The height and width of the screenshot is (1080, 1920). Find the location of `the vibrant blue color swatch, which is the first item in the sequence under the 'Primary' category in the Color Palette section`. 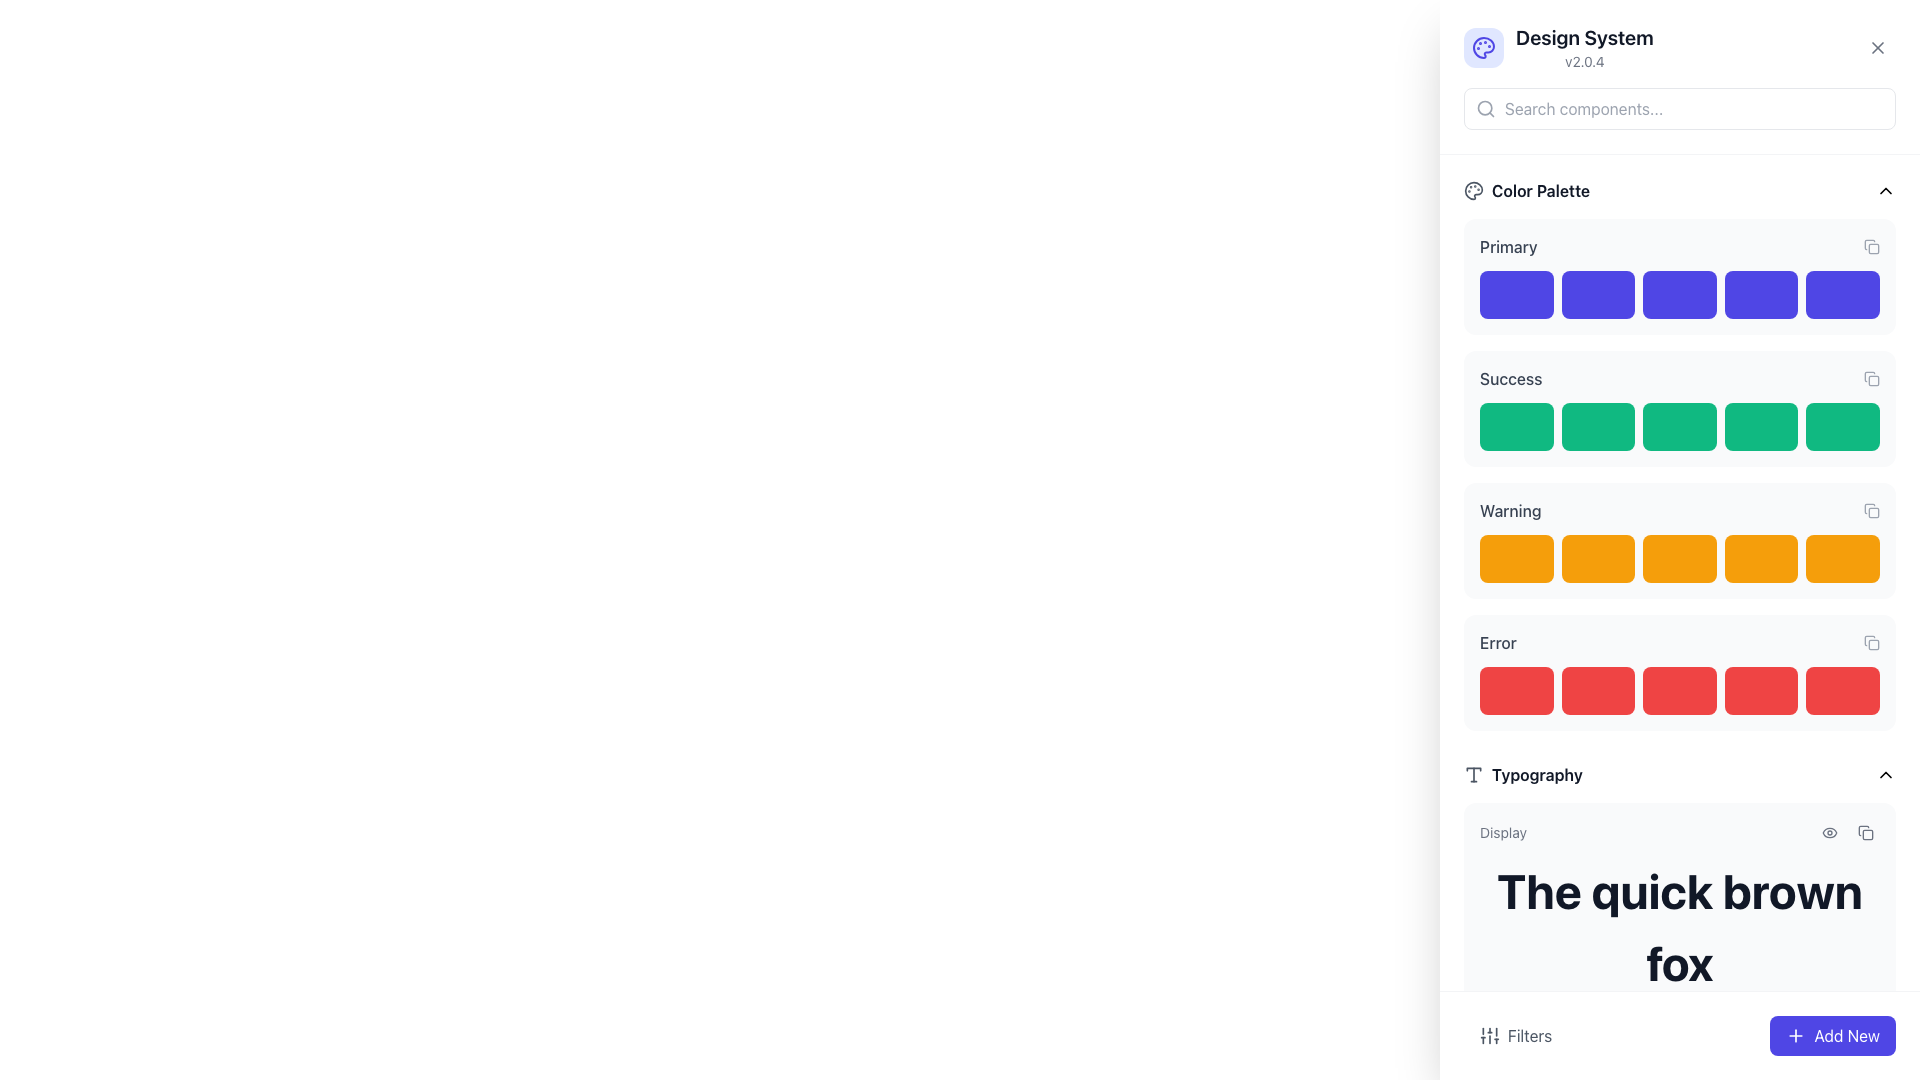

the vibrant blue color swatch, which is the first item in the sequence under the 'Primary' category in the Color Palette section is located at coordinates (1516, 294).